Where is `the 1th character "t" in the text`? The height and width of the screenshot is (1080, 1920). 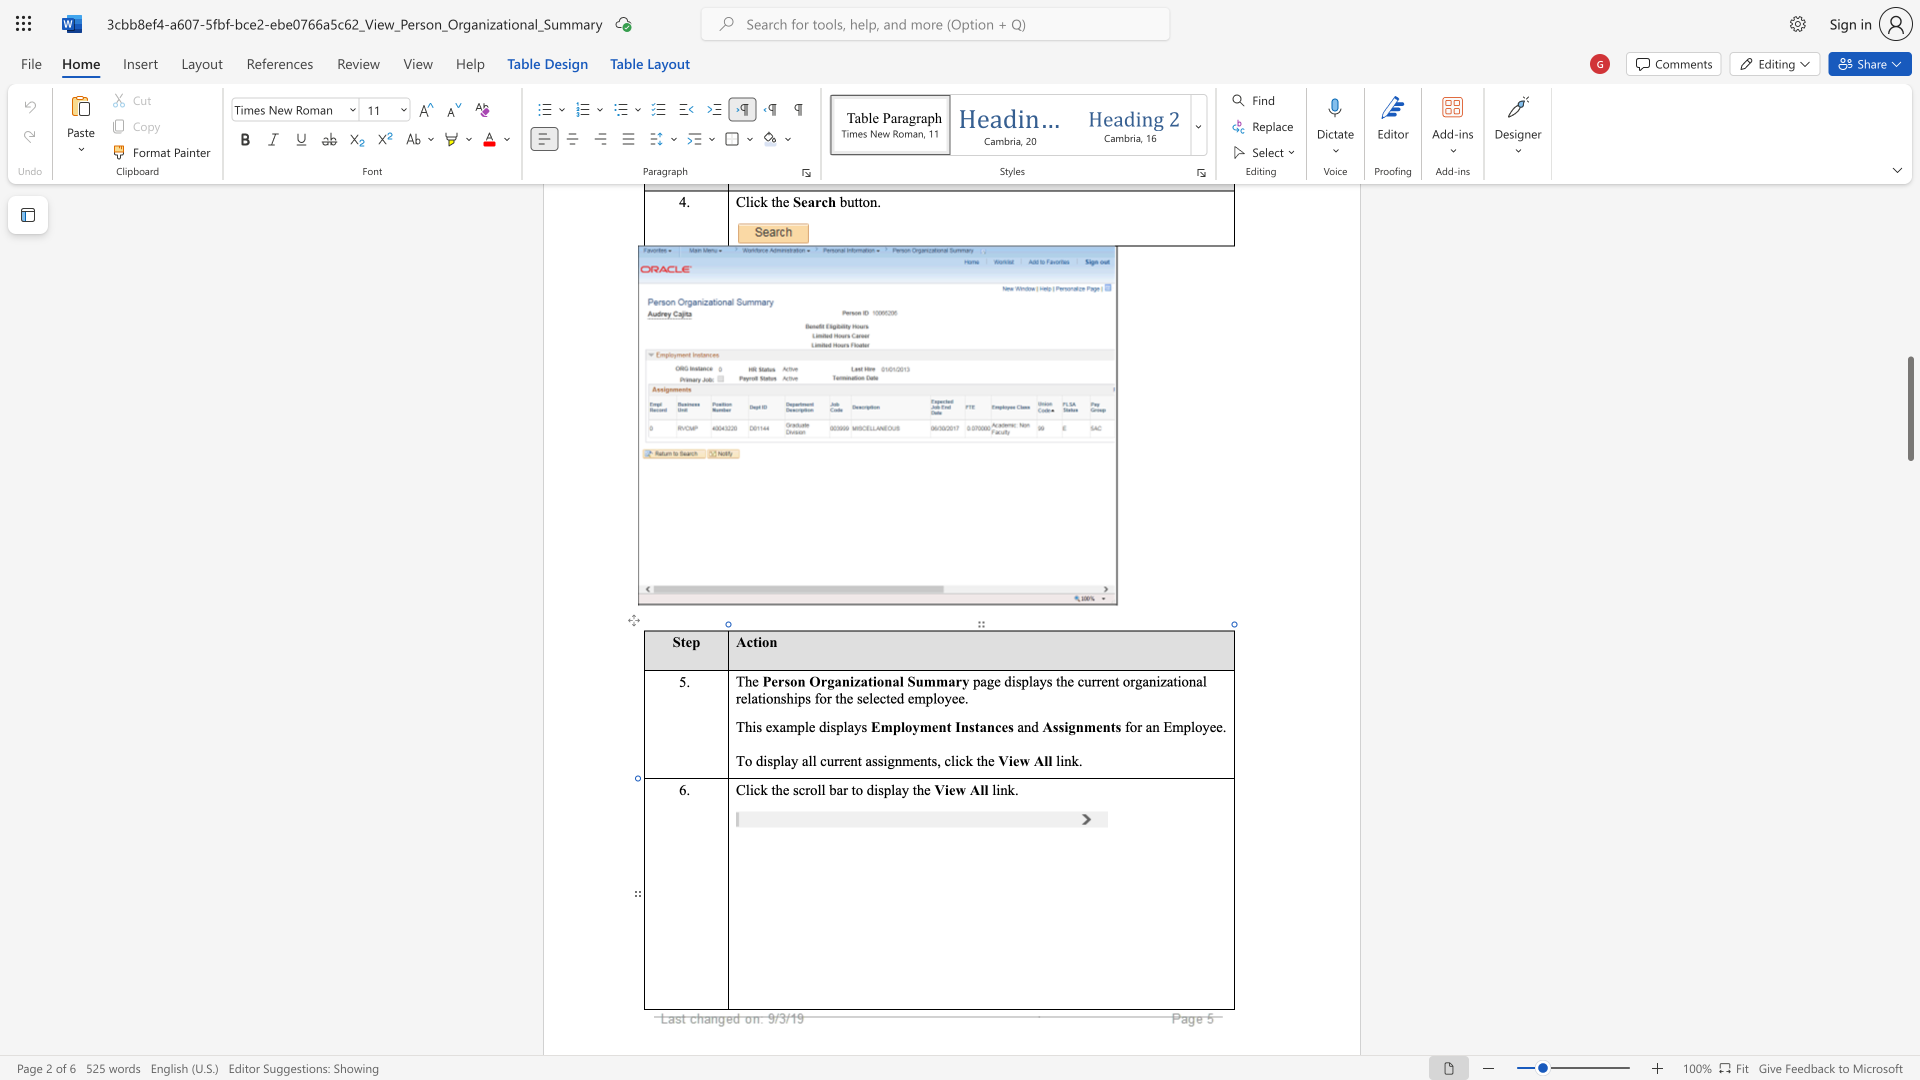
the 1th character "t" in the text is located at coordinates (870, 680).